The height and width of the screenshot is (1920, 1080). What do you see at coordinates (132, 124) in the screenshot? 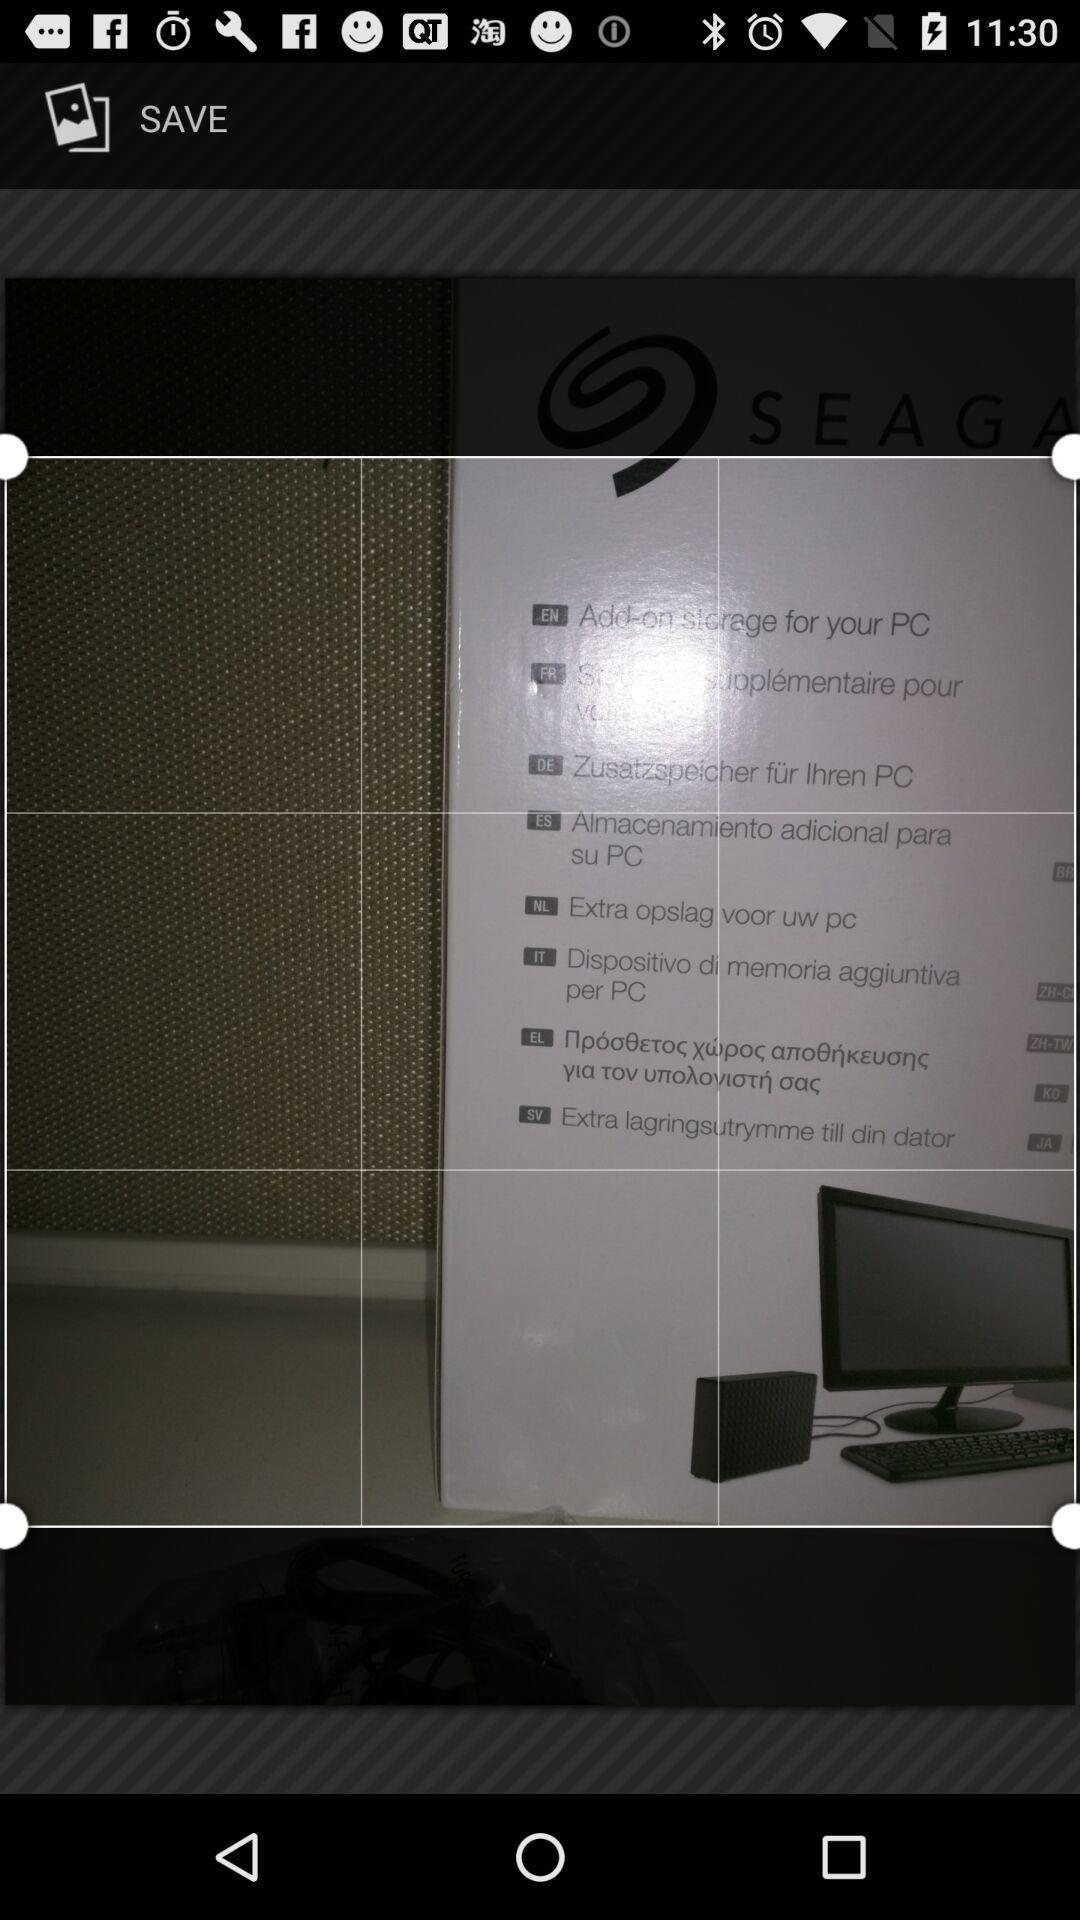
I see `item at the top left corner` at bounding box center [132, 124].